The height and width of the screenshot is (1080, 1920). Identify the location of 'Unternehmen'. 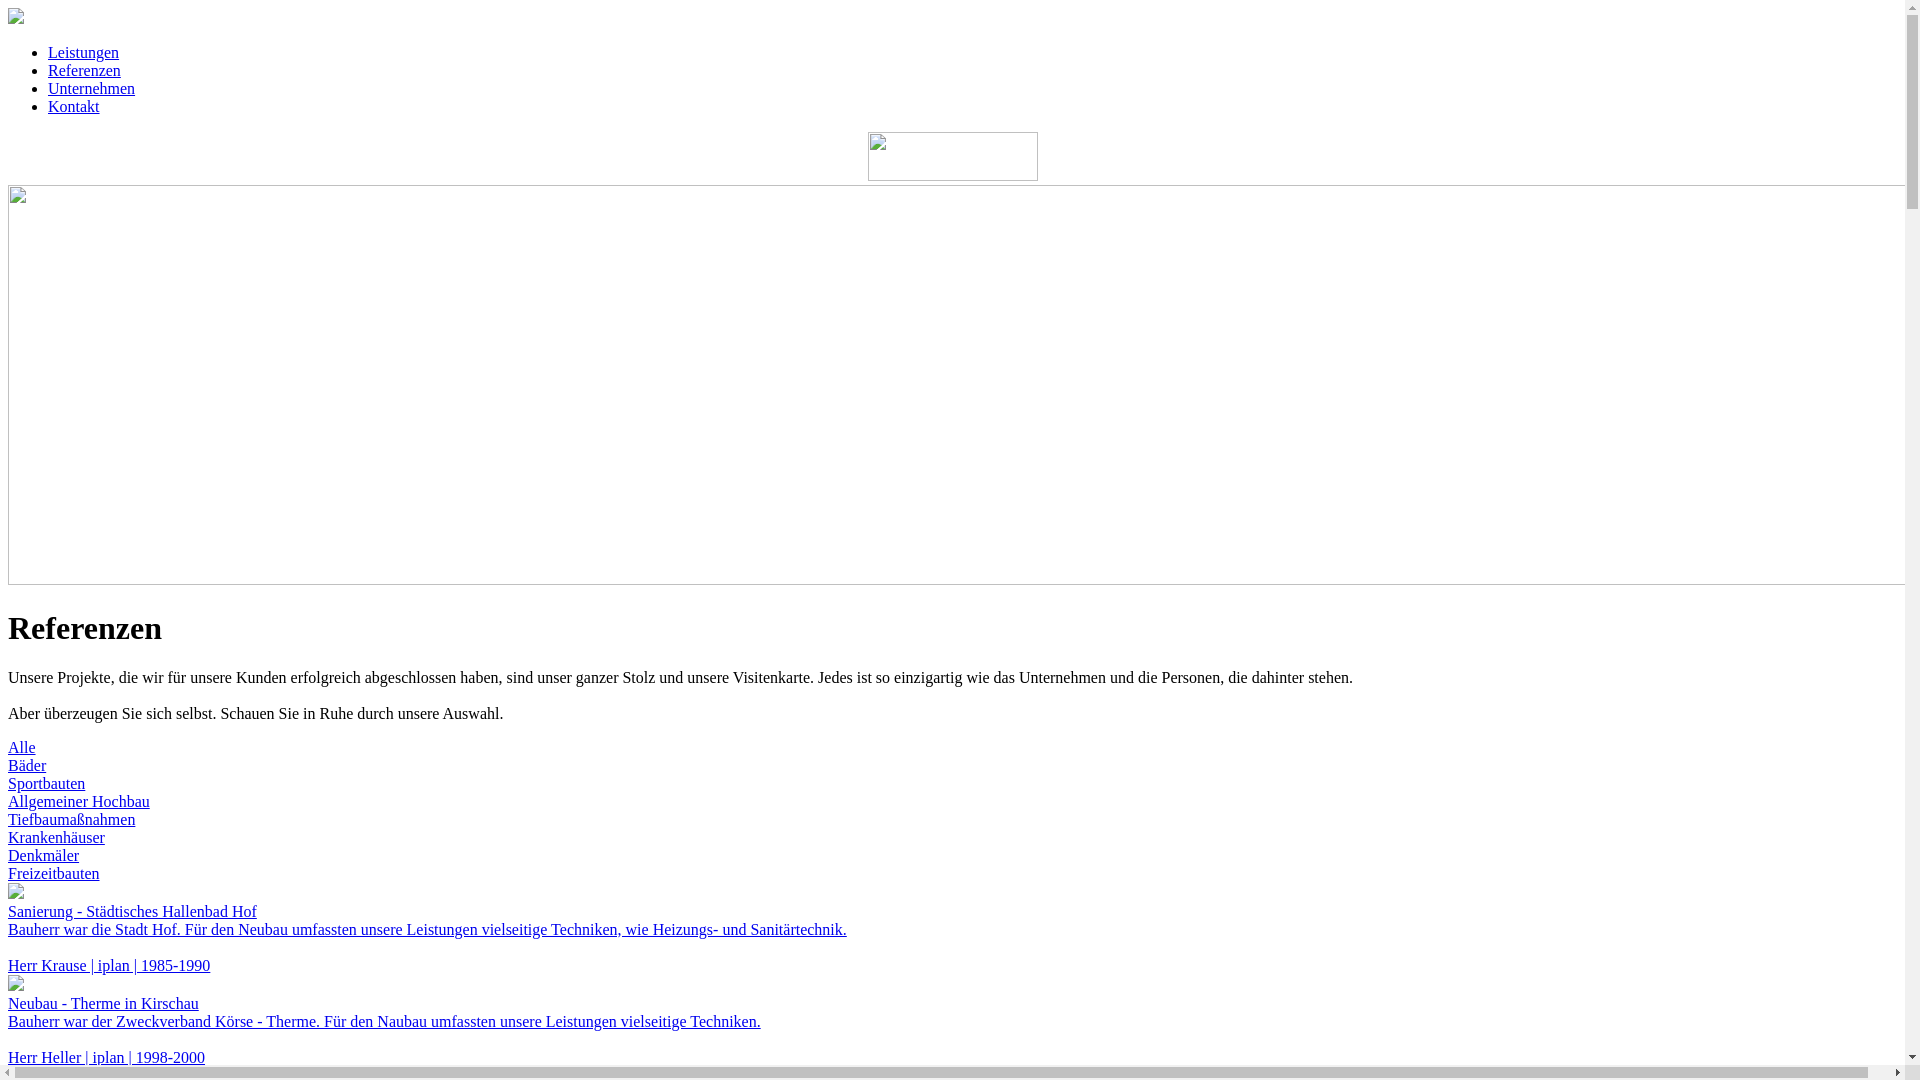
(90, 87).